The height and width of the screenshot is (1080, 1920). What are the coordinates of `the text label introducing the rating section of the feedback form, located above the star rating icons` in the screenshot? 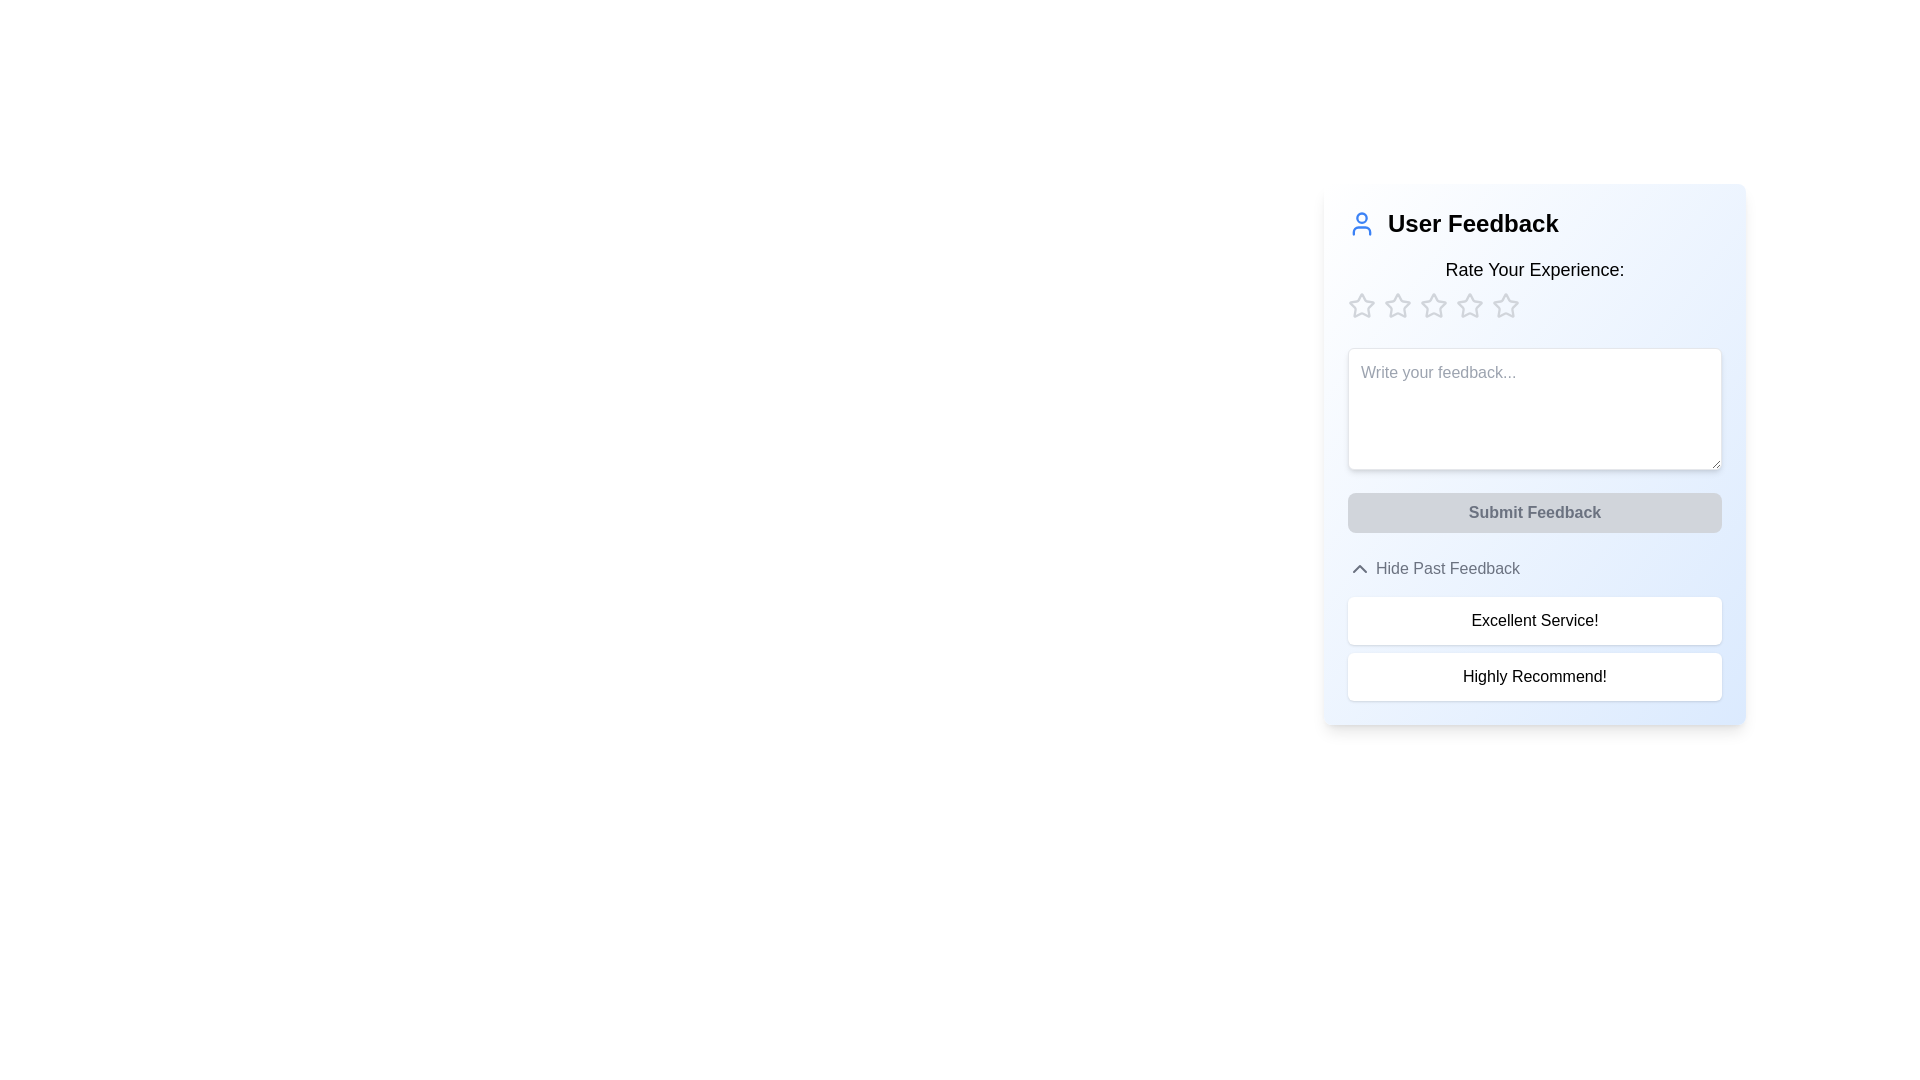 It's located at (1534, 270).